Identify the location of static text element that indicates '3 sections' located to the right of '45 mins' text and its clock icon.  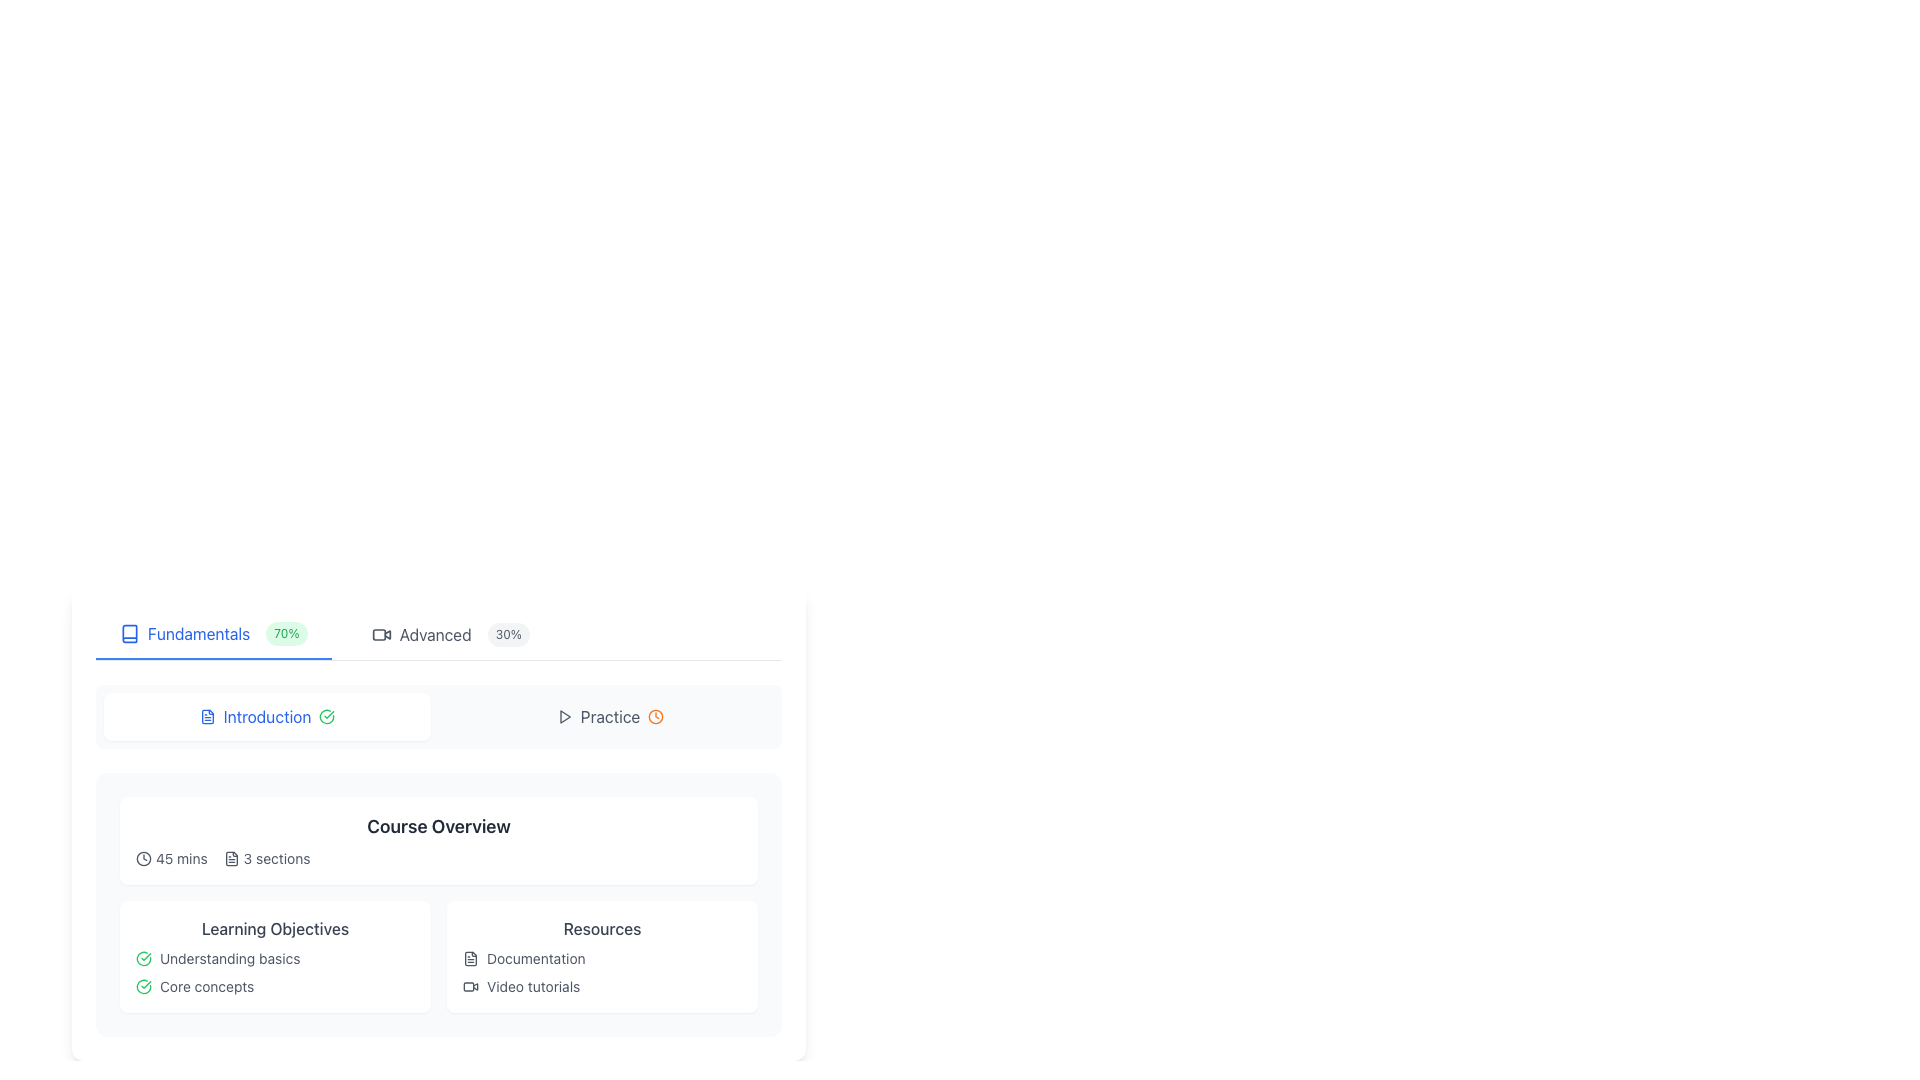
(266, 858).